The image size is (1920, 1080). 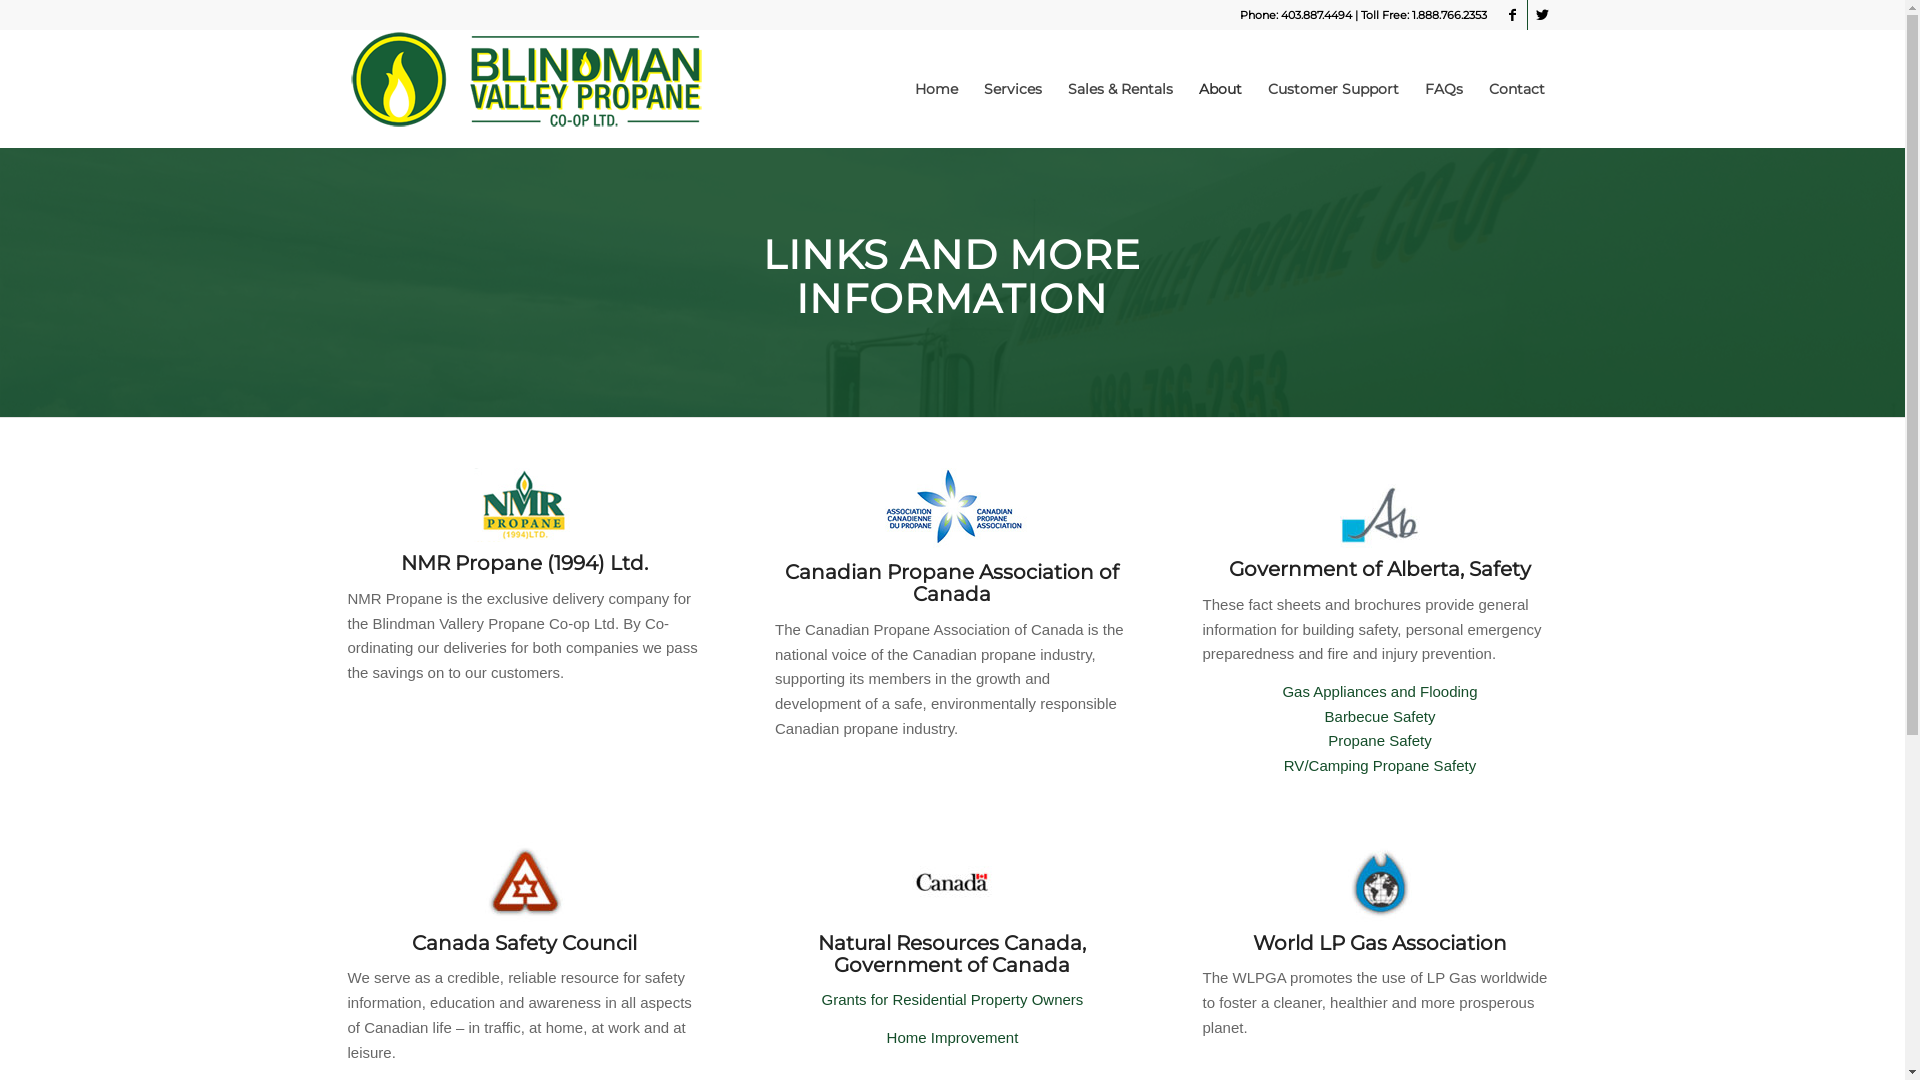 I want to click on 'Alberta Government', so click(x=1379, y=507).